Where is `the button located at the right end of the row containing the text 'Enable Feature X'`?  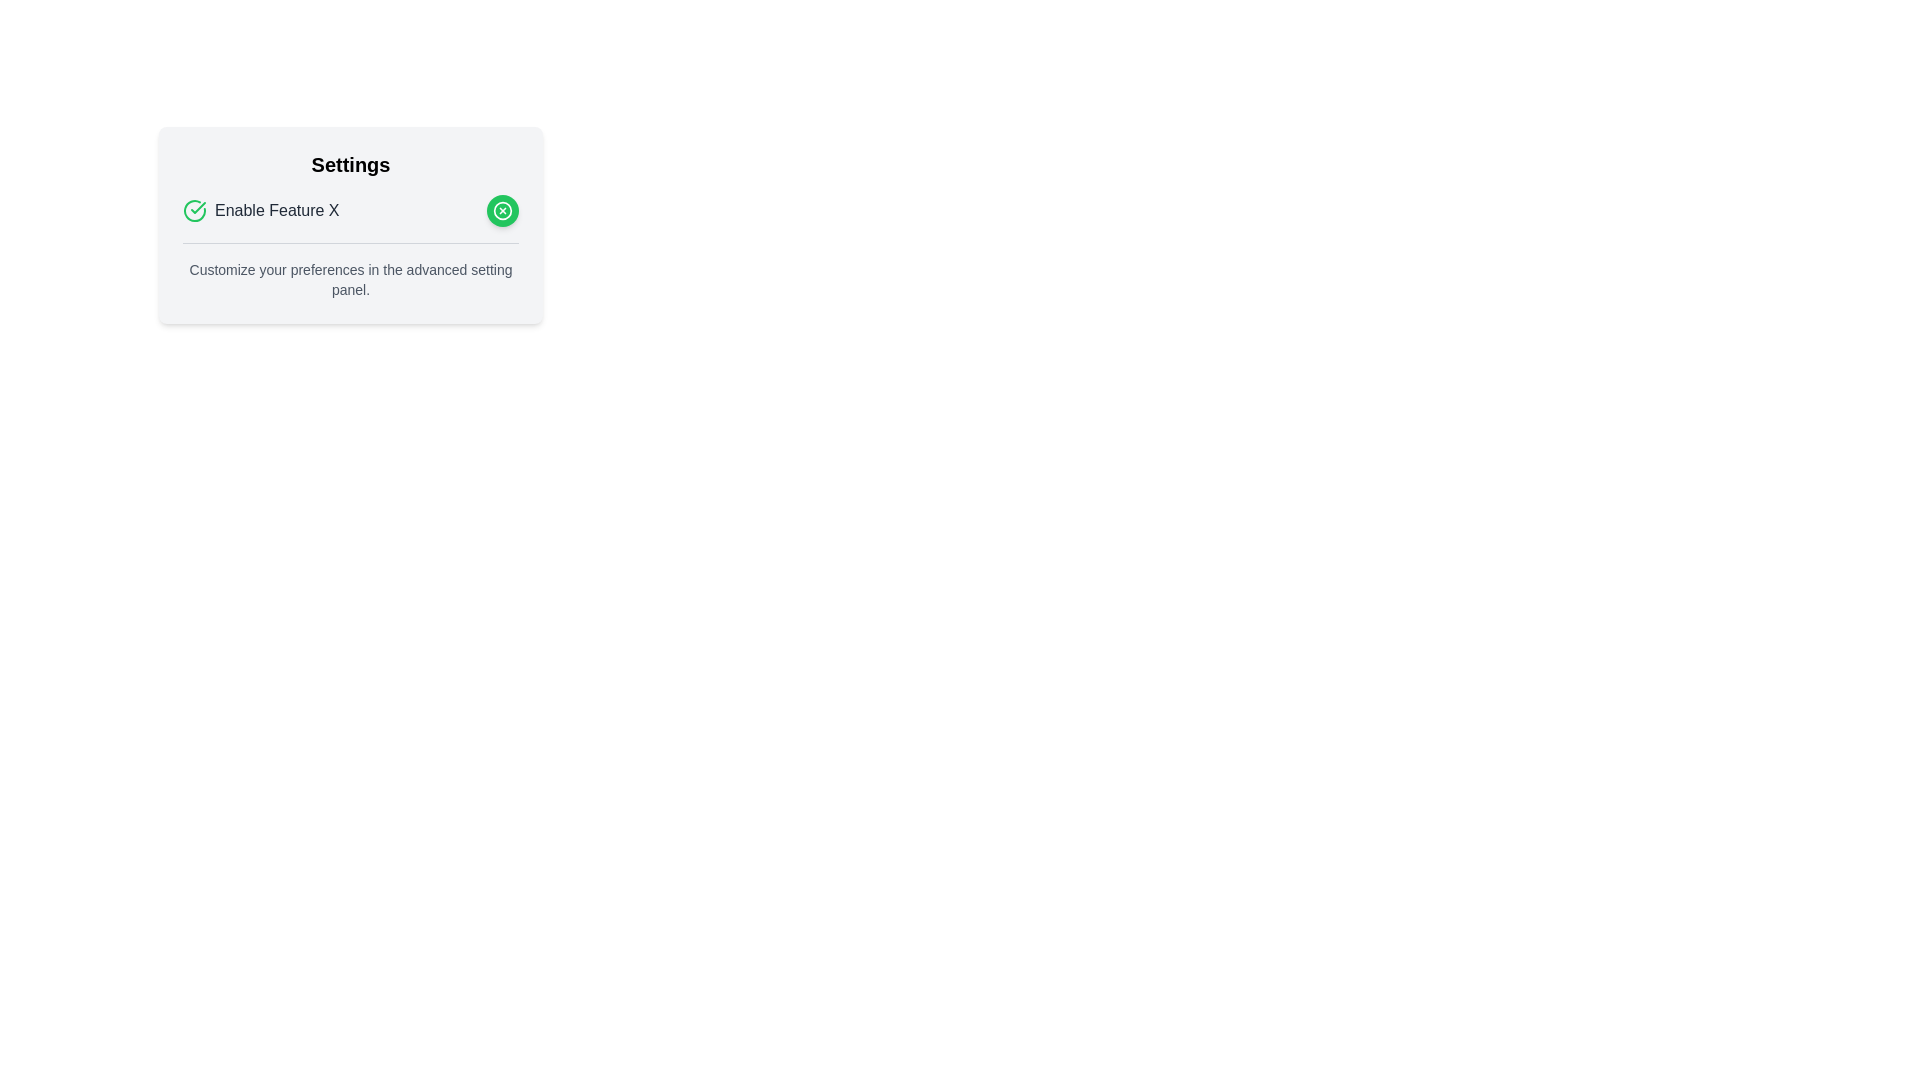
the button located at the right end of the row containing the text 'Enable Feature X' is located at coordinates (503, 211).